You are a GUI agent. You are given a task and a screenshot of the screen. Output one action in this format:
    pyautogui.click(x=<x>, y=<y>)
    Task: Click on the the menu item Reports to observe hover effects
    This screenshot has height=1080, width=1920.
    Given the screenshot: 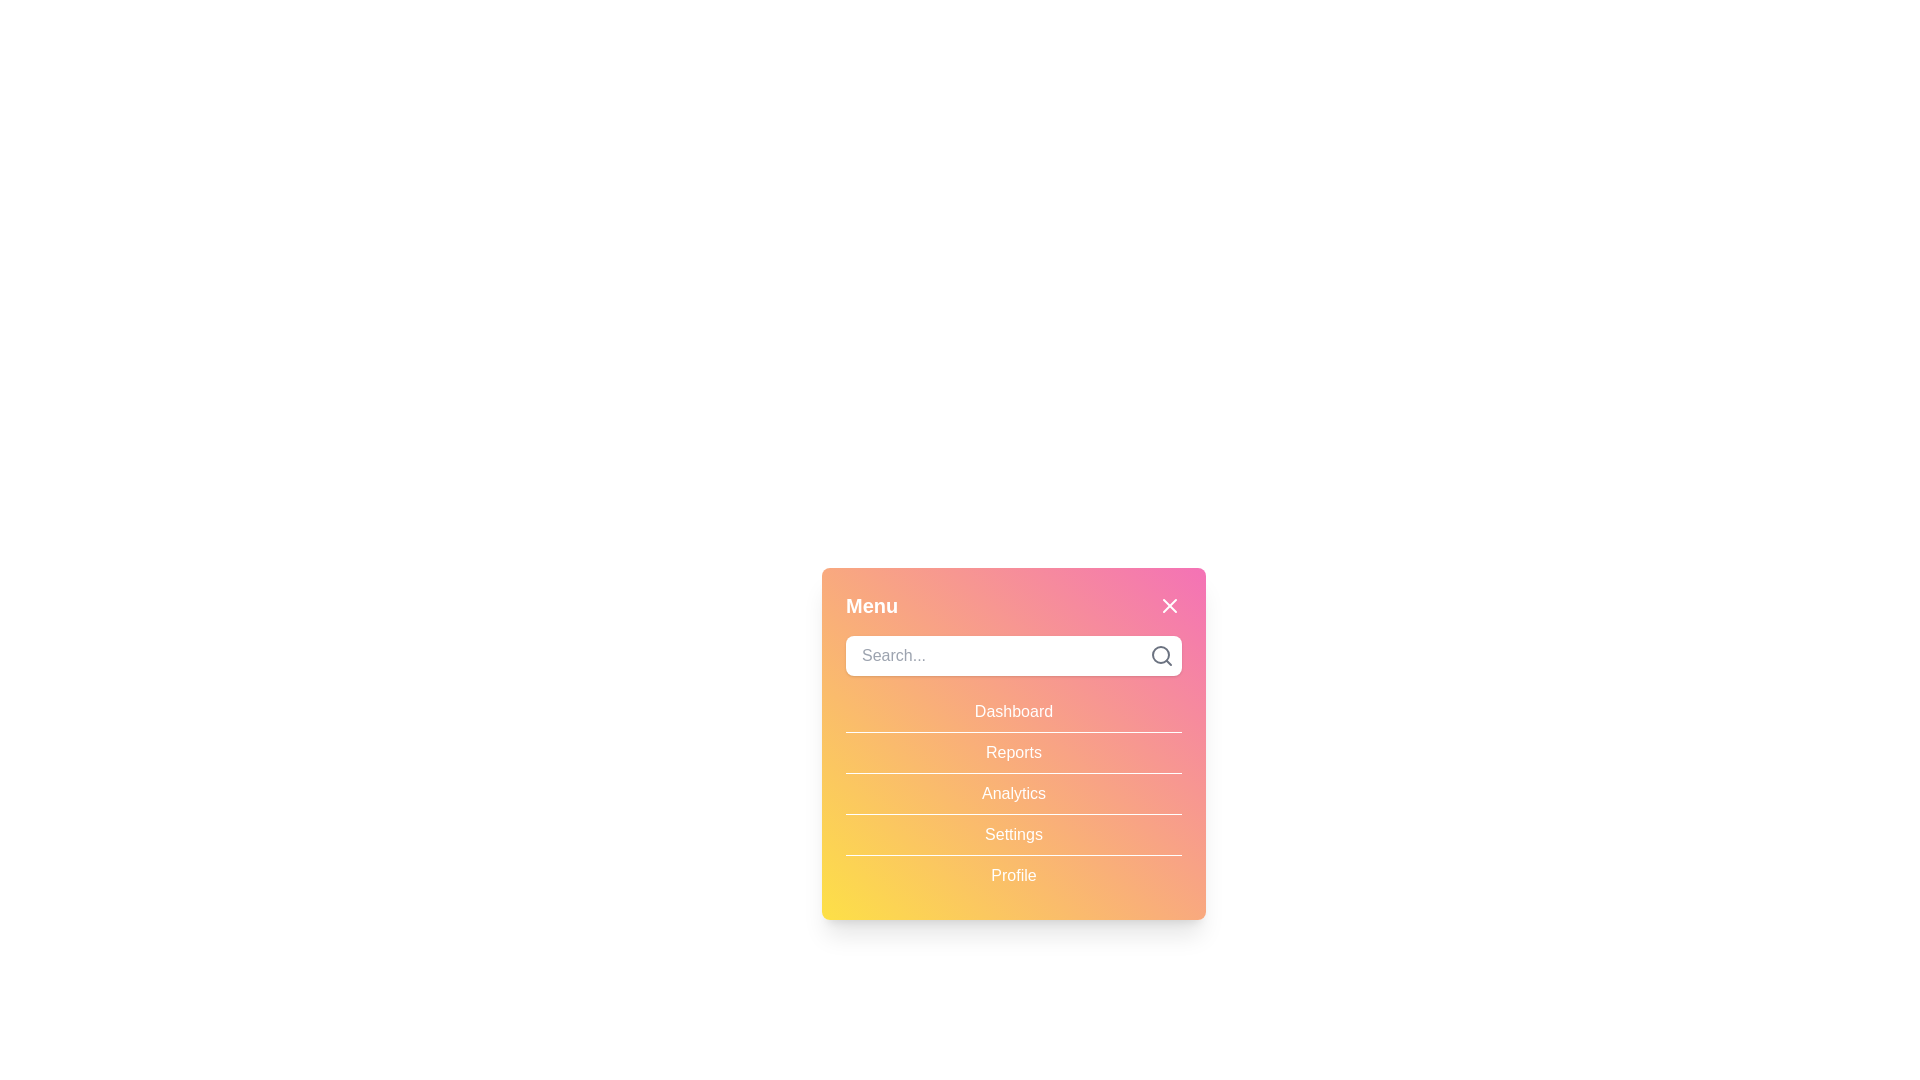 What is the action you would take?
    pyautogui.click(x=1013, y=752)
    